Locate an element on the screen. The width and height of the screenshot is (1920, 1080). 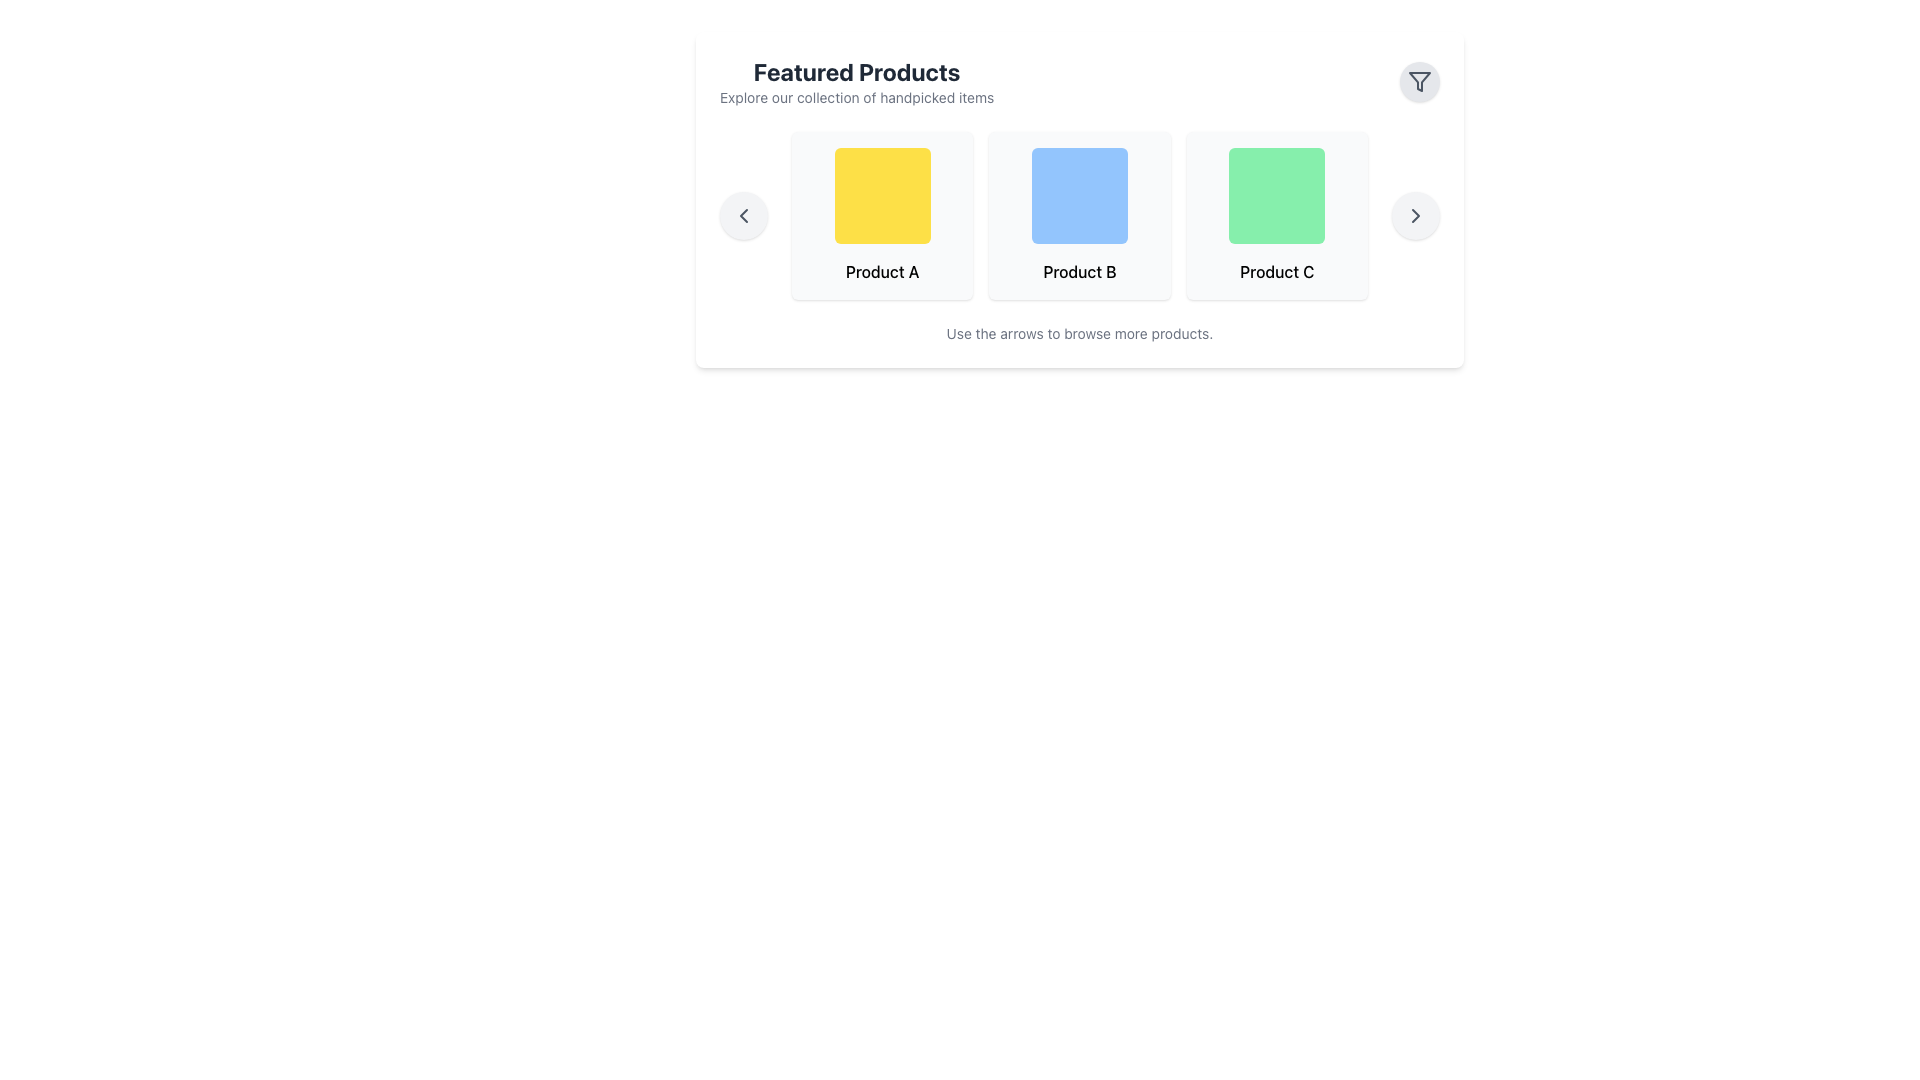
the text label displaying 'Product A', which is styled with a medium font weight and located at the bottom of the leftmost card in a row of three cards is located at coordinates (881, 272).